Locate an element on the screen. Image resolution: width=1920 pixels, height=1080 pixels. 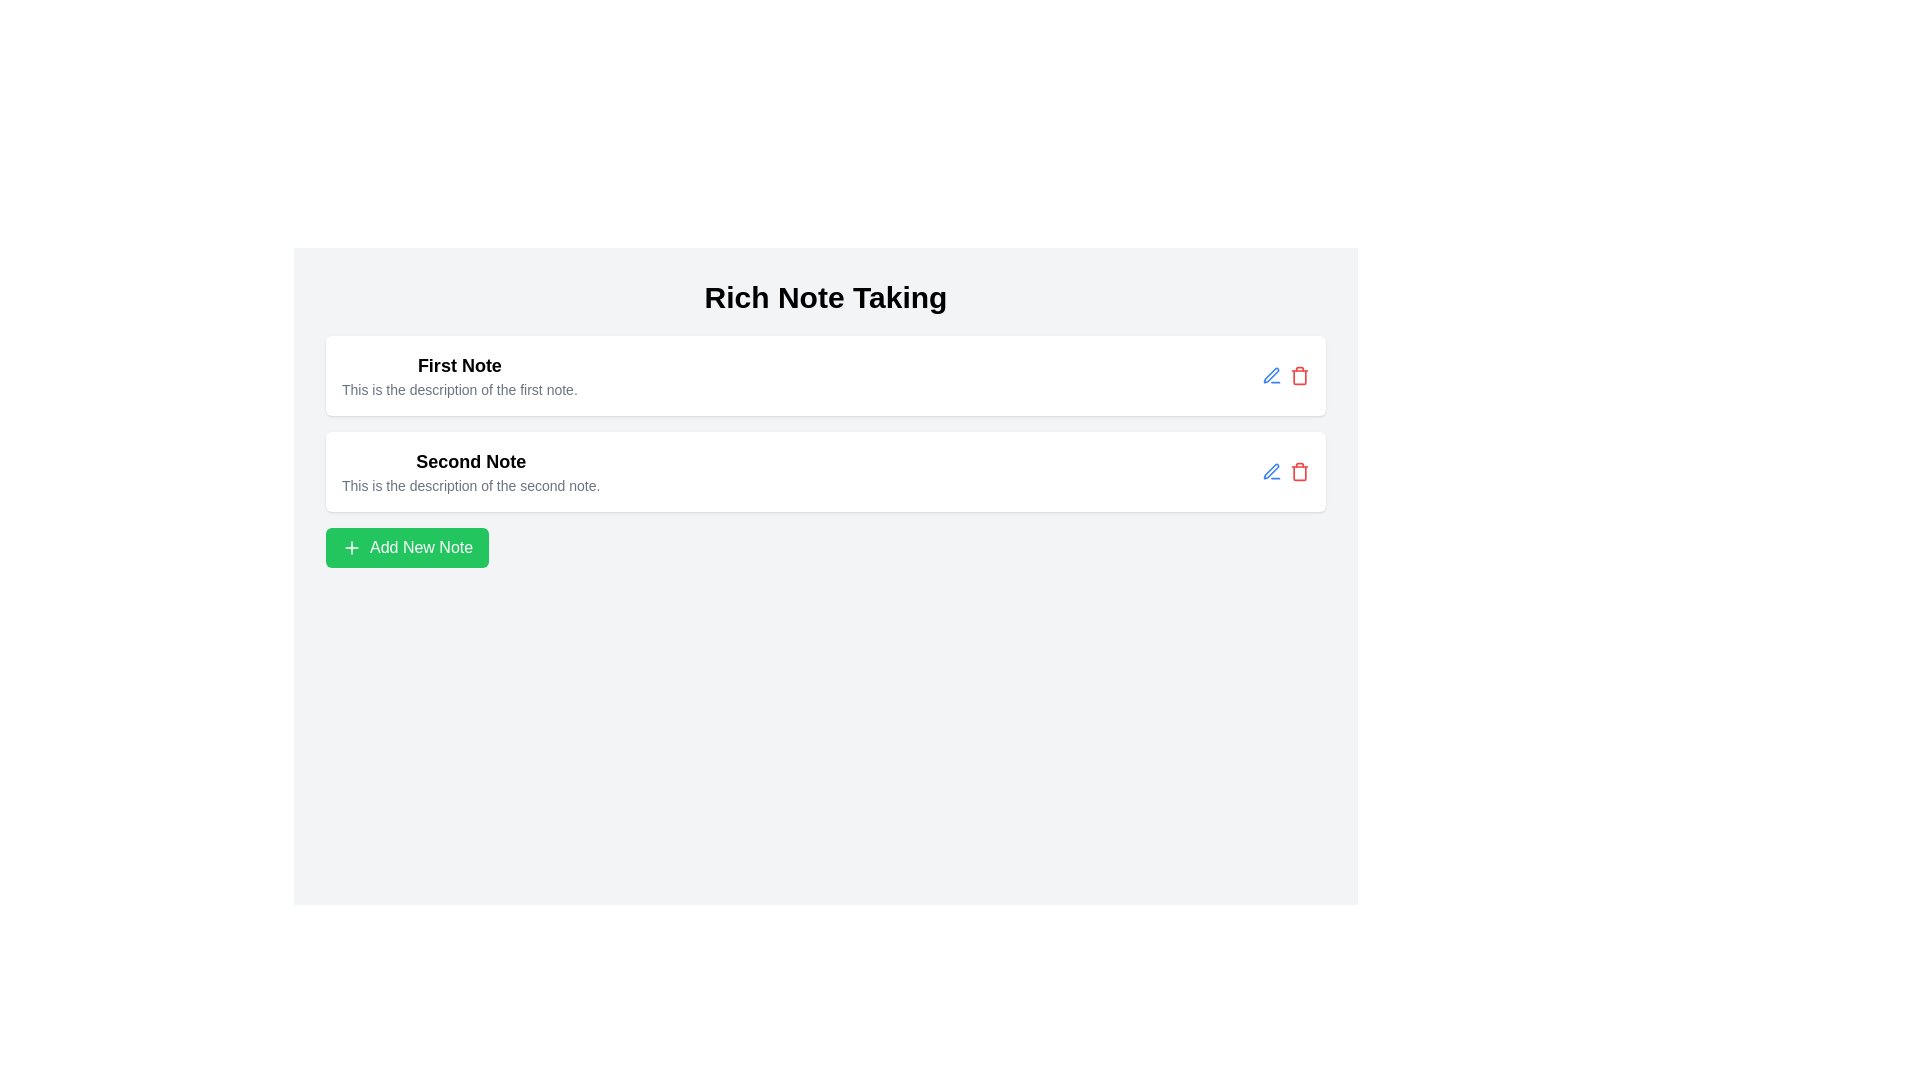
the text label that serves as the title for the first note is located at coordinates (458, 366).